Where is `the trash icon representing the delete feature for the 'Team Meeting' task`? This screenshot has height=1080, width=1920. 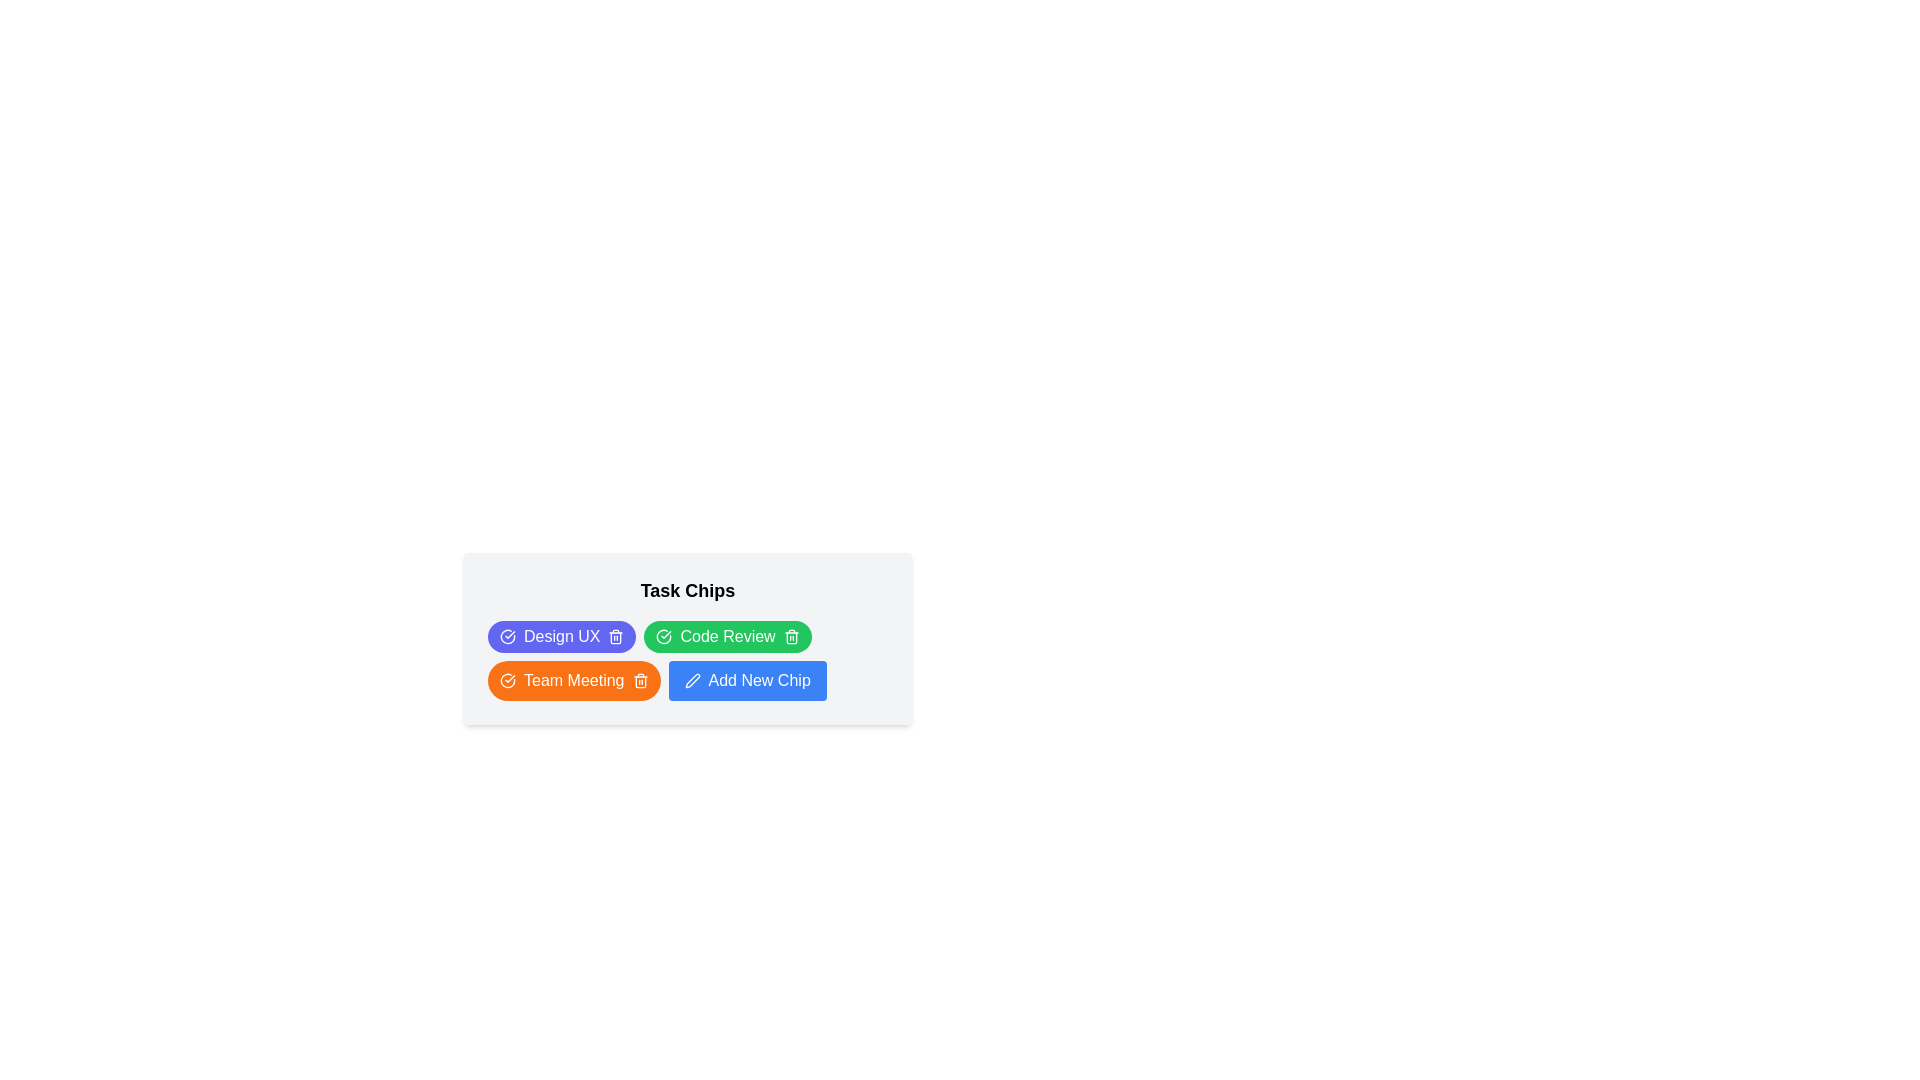 the trash icon representing the delete feature for the 'Team Meeting' task is located at coordinates (640, 681).